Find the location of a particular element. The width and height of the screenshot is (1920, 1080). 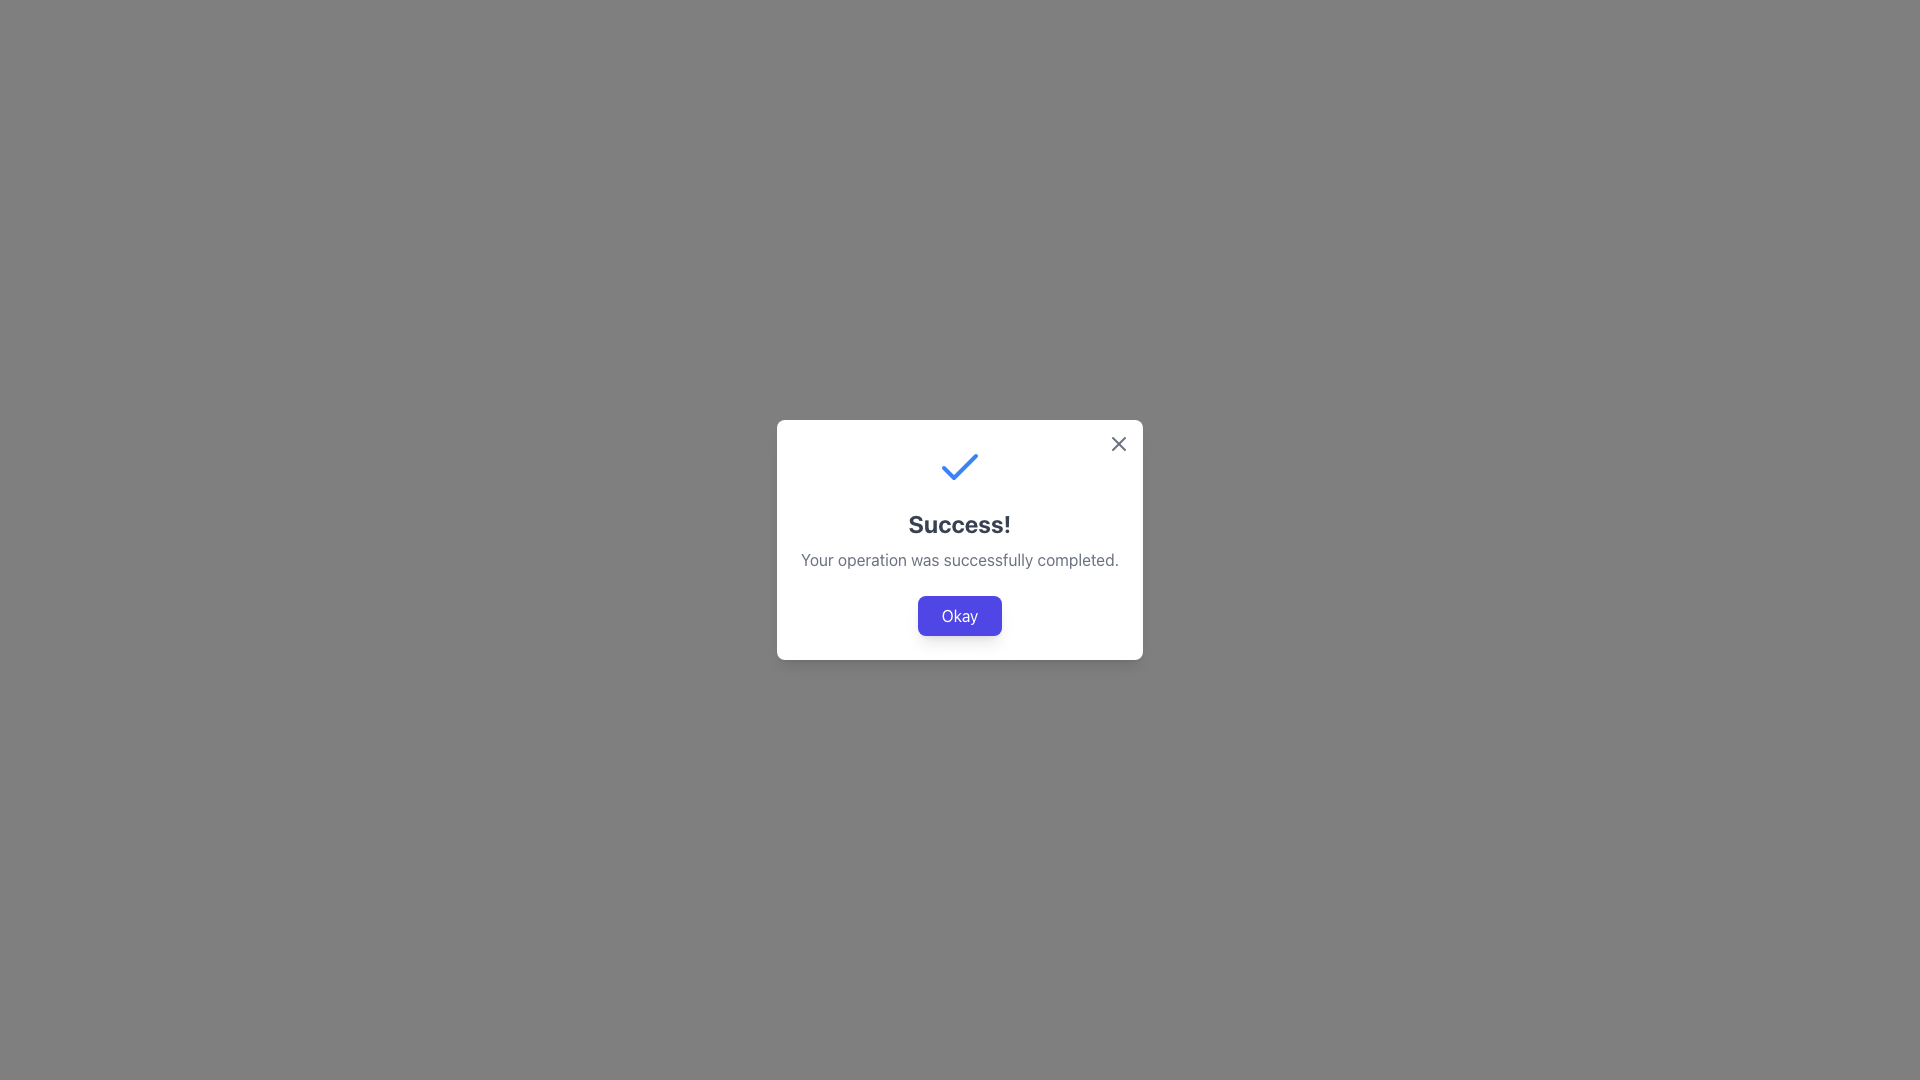

the heading text indicating a successful operation outcome in the upper-middle part of the modal dialog is located at coordinates (960, 523).